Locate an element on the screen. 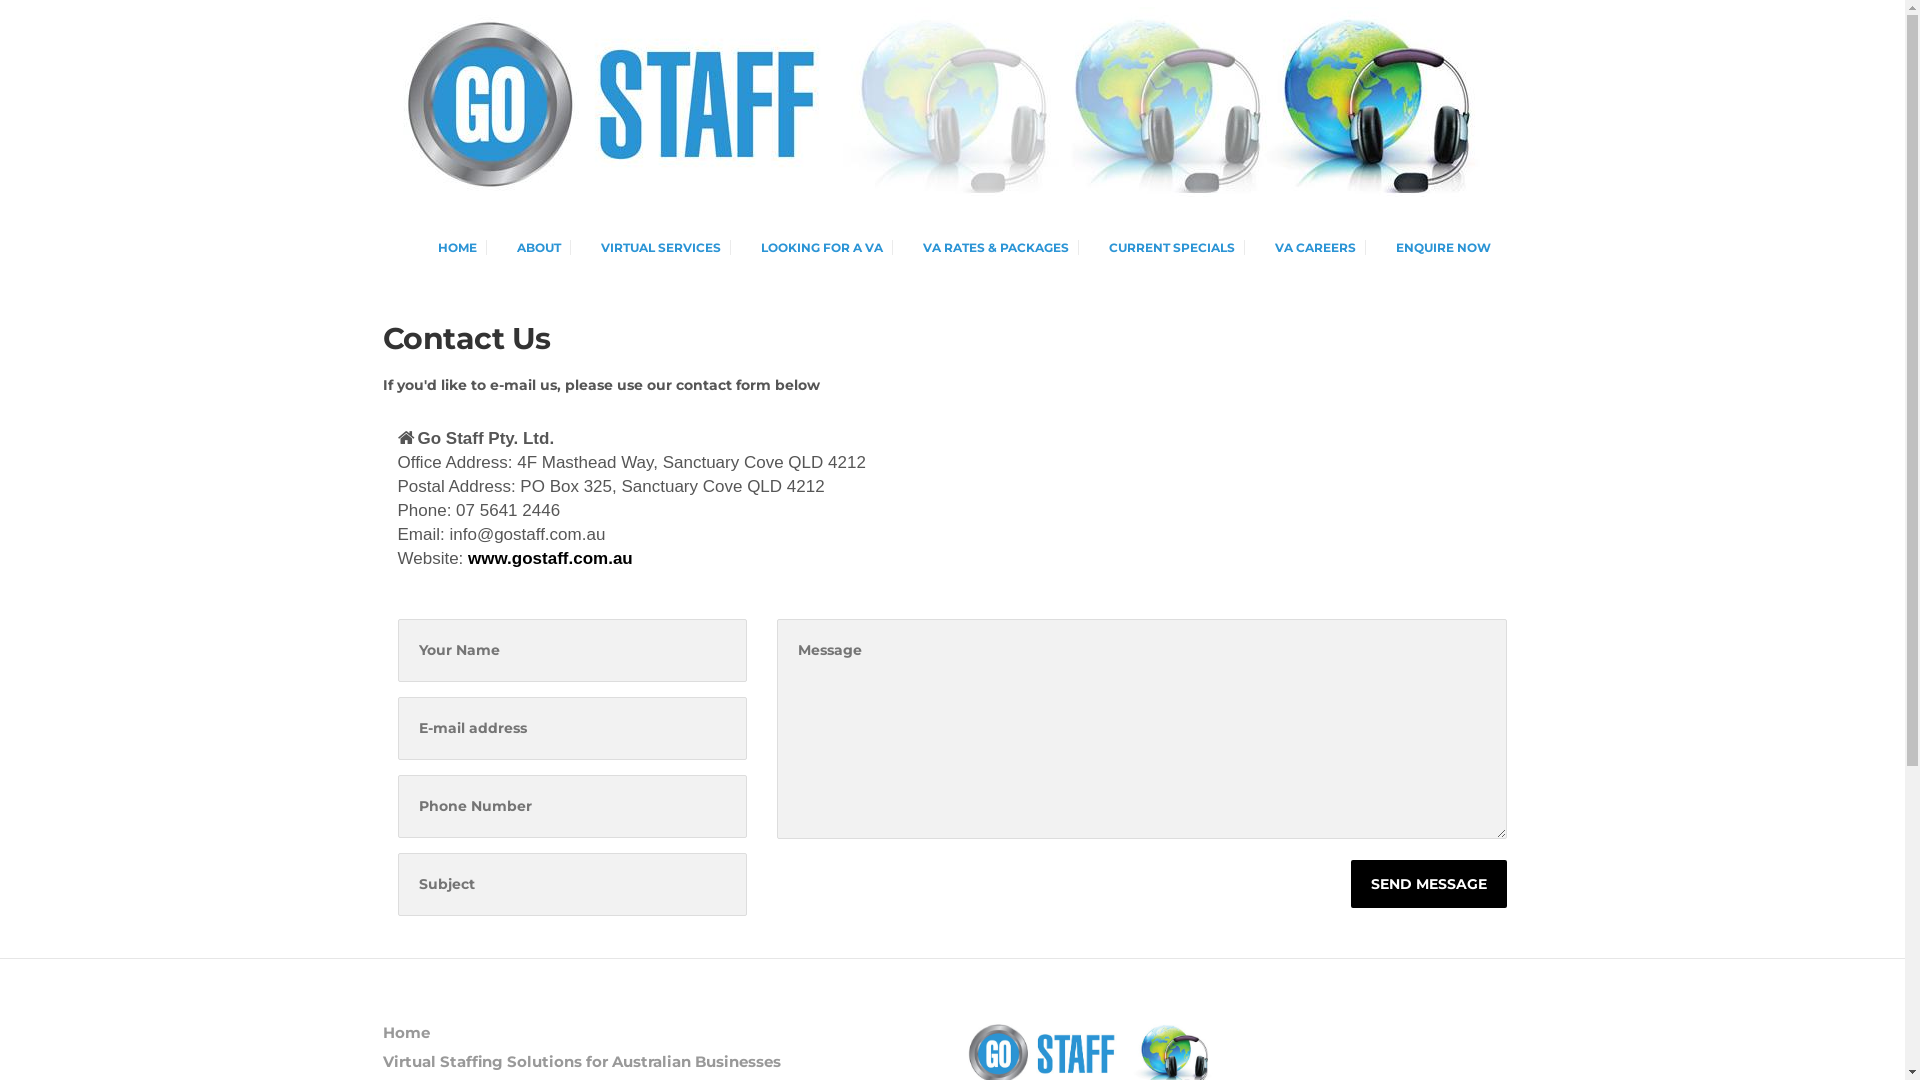 Image resolution: width=1920 pixels, height=1080 pixels. 'VA CAREERS' is located at coordinates (1305, 246).